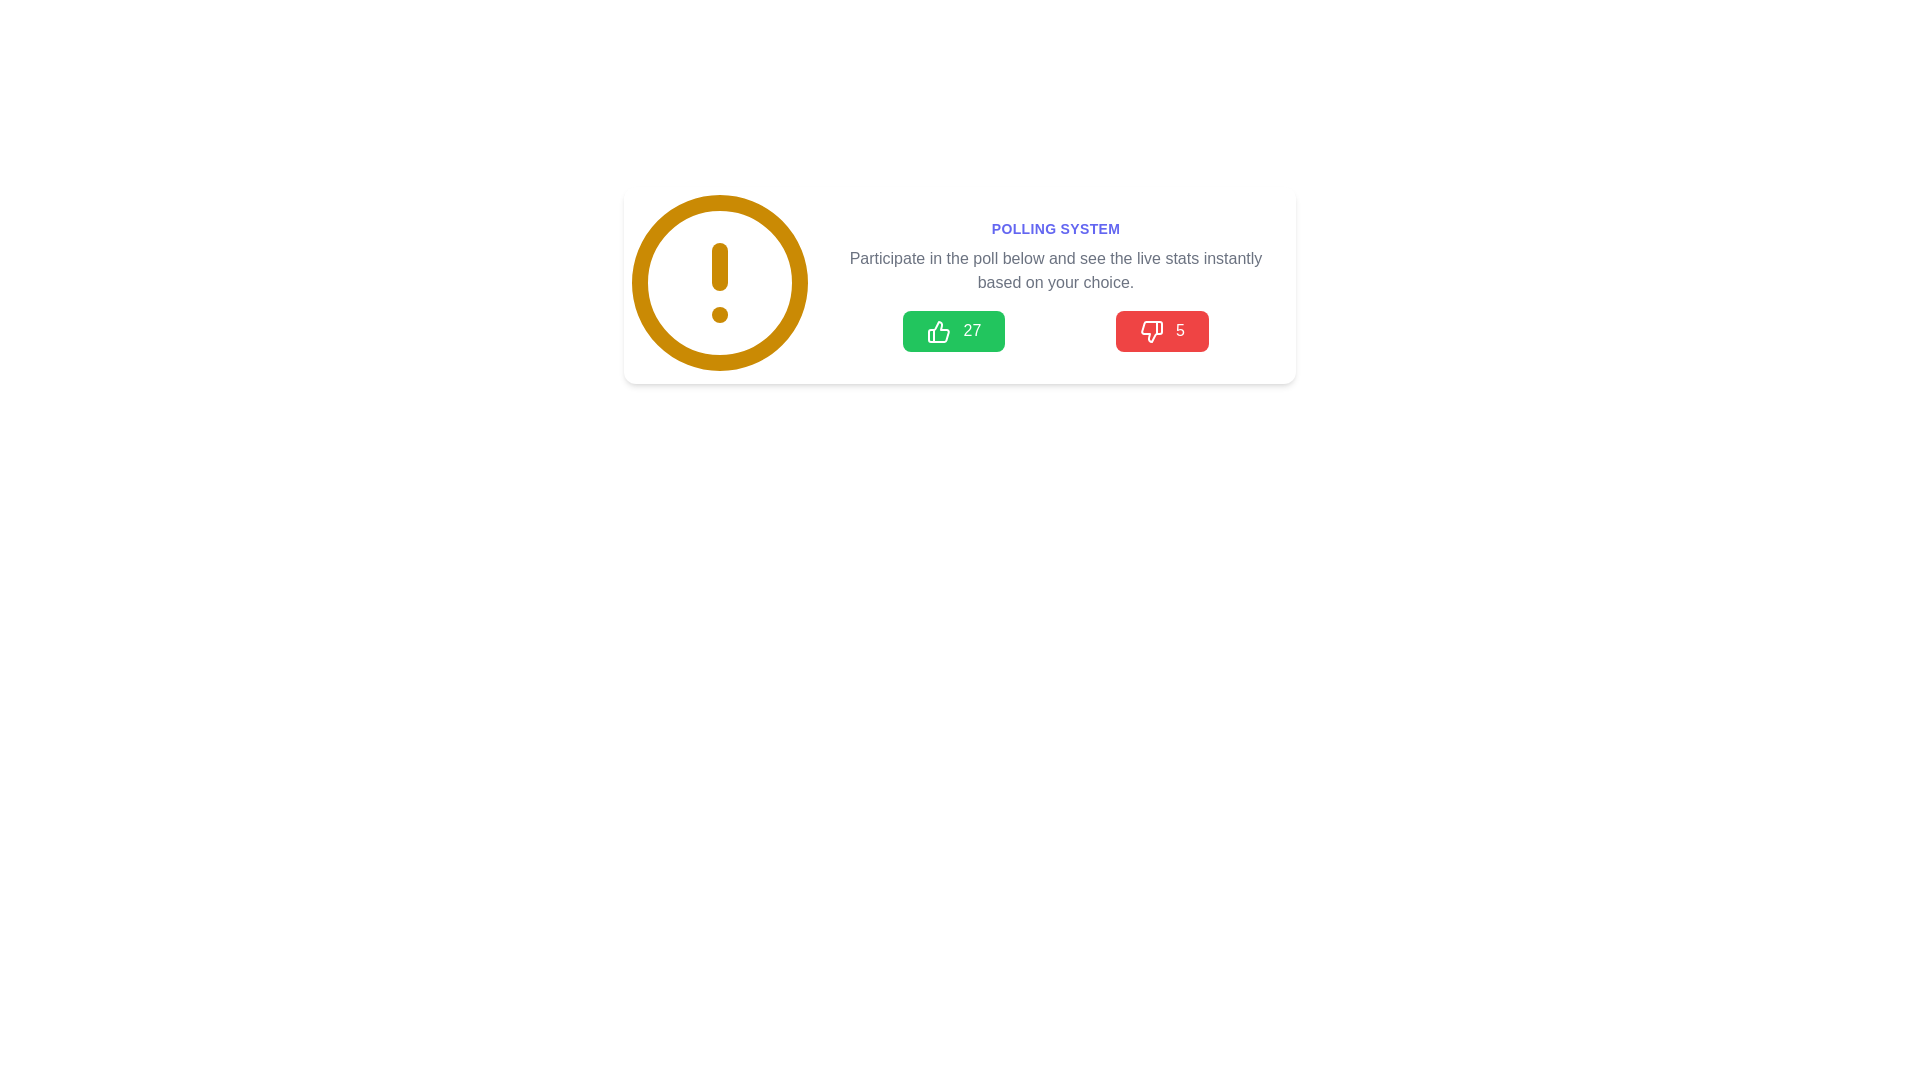  I want to click on the negative feedback icon located inside the red feedback button on the right side of the interactive panel, aligned horizontally with the '5', so click(1151, 330).